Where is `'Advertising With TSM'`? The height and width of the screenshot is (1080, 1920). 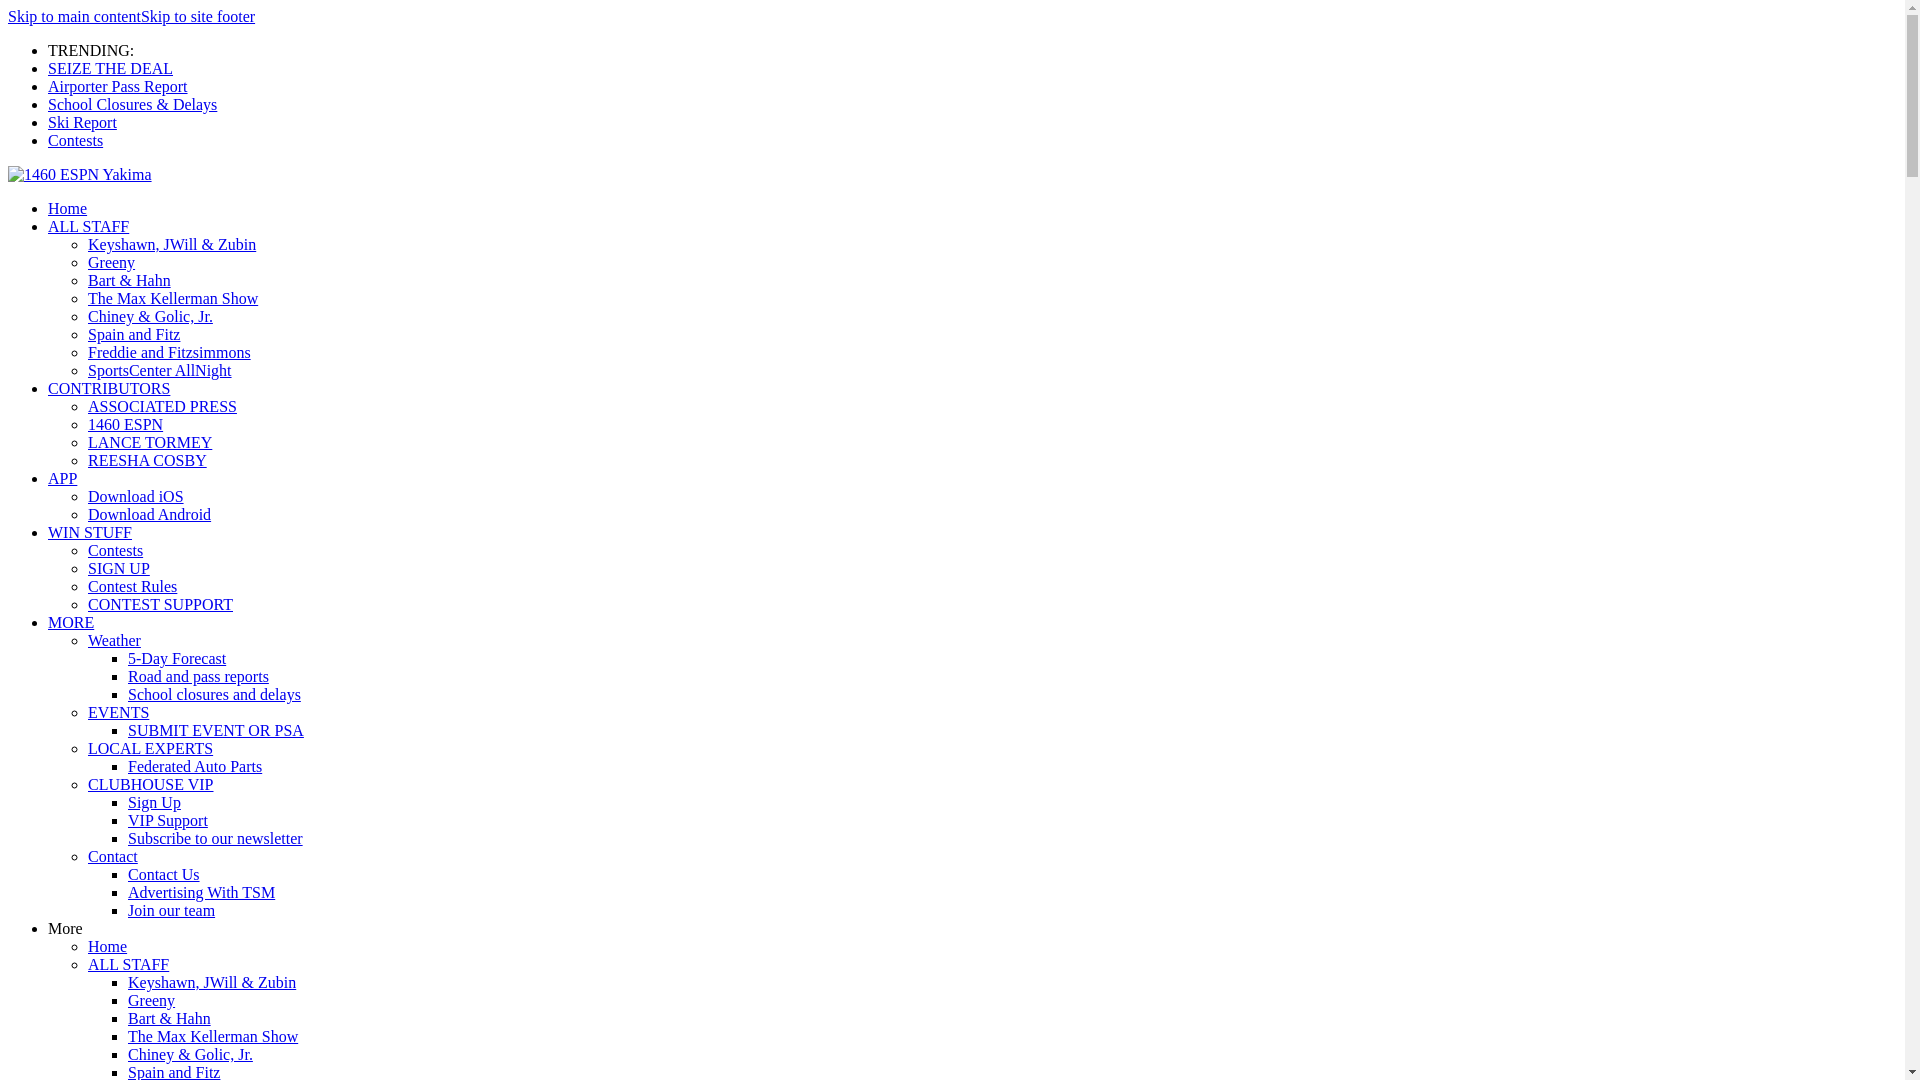 'Advertising With TSM' is located at coordinates (201, 891).